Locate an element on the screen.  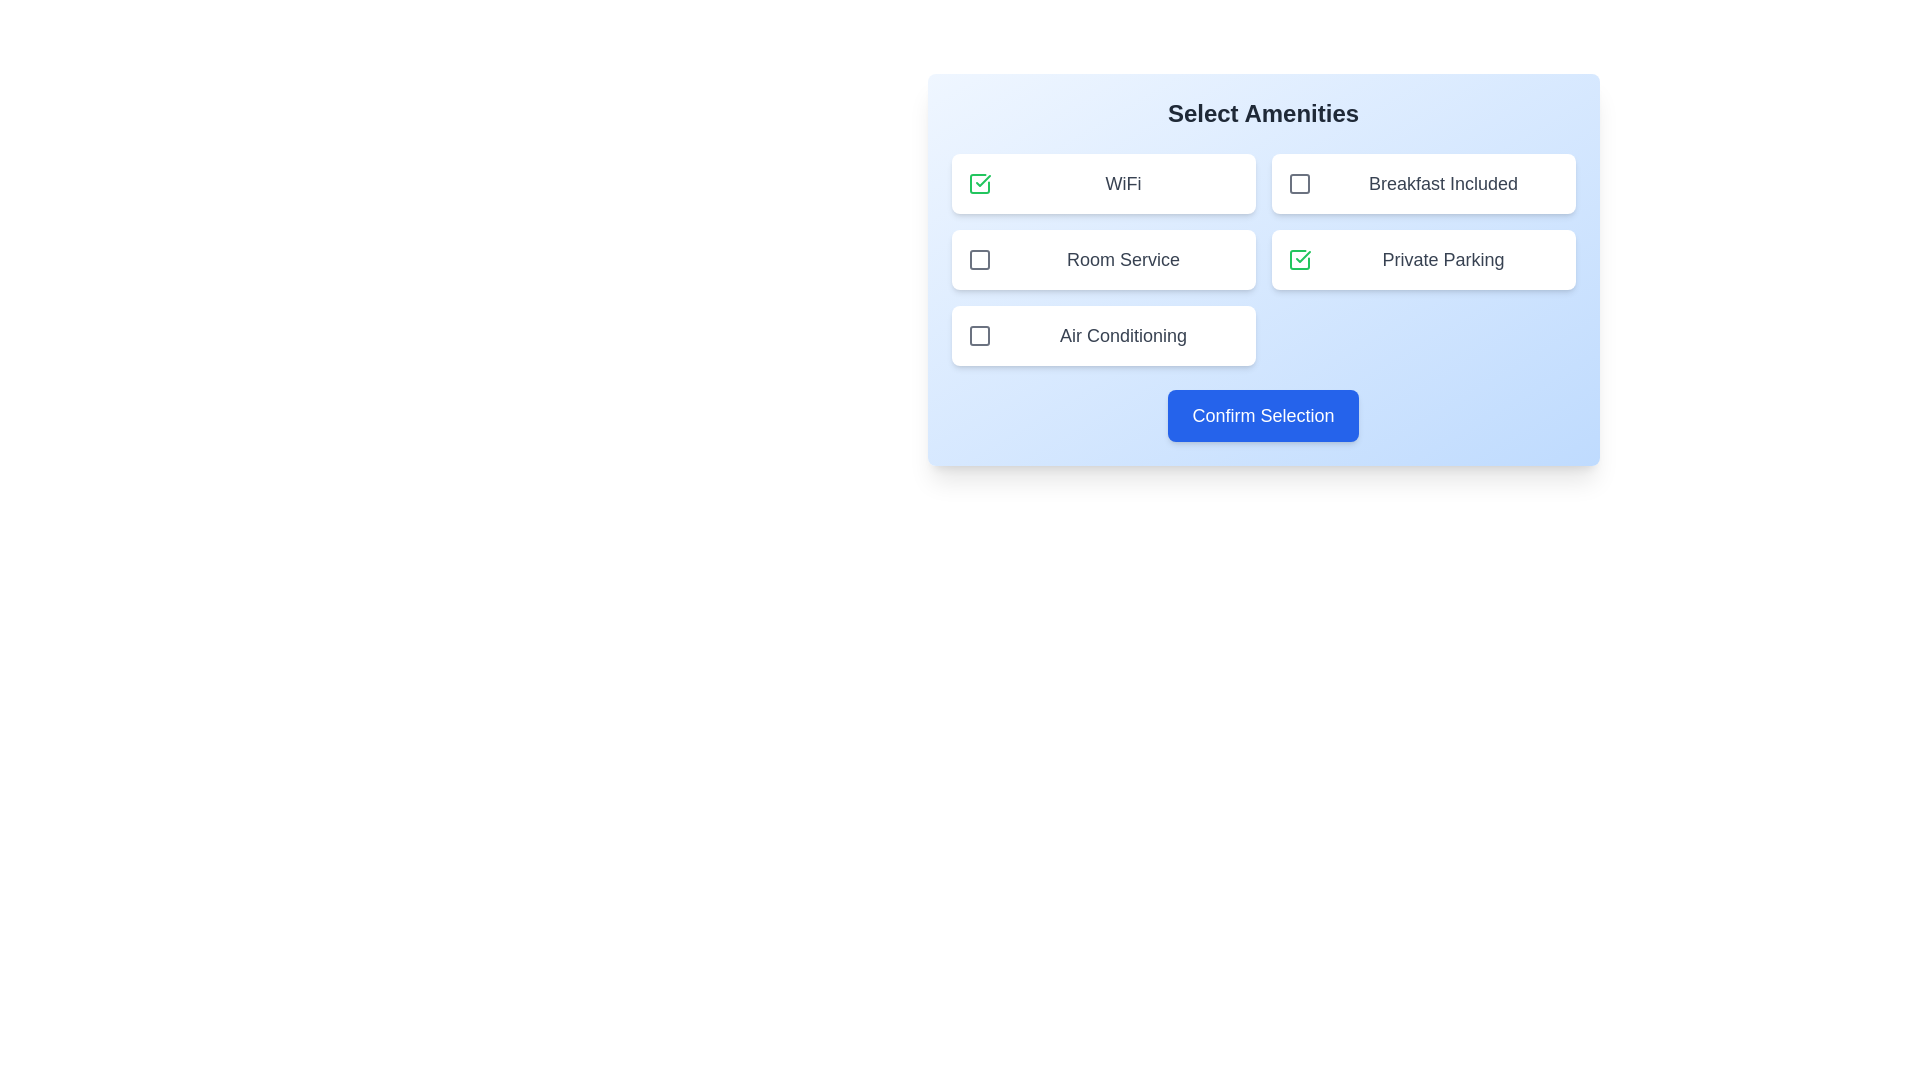
the checkbox for 'Breakfast Included' is located at coordinates (1299, 184).